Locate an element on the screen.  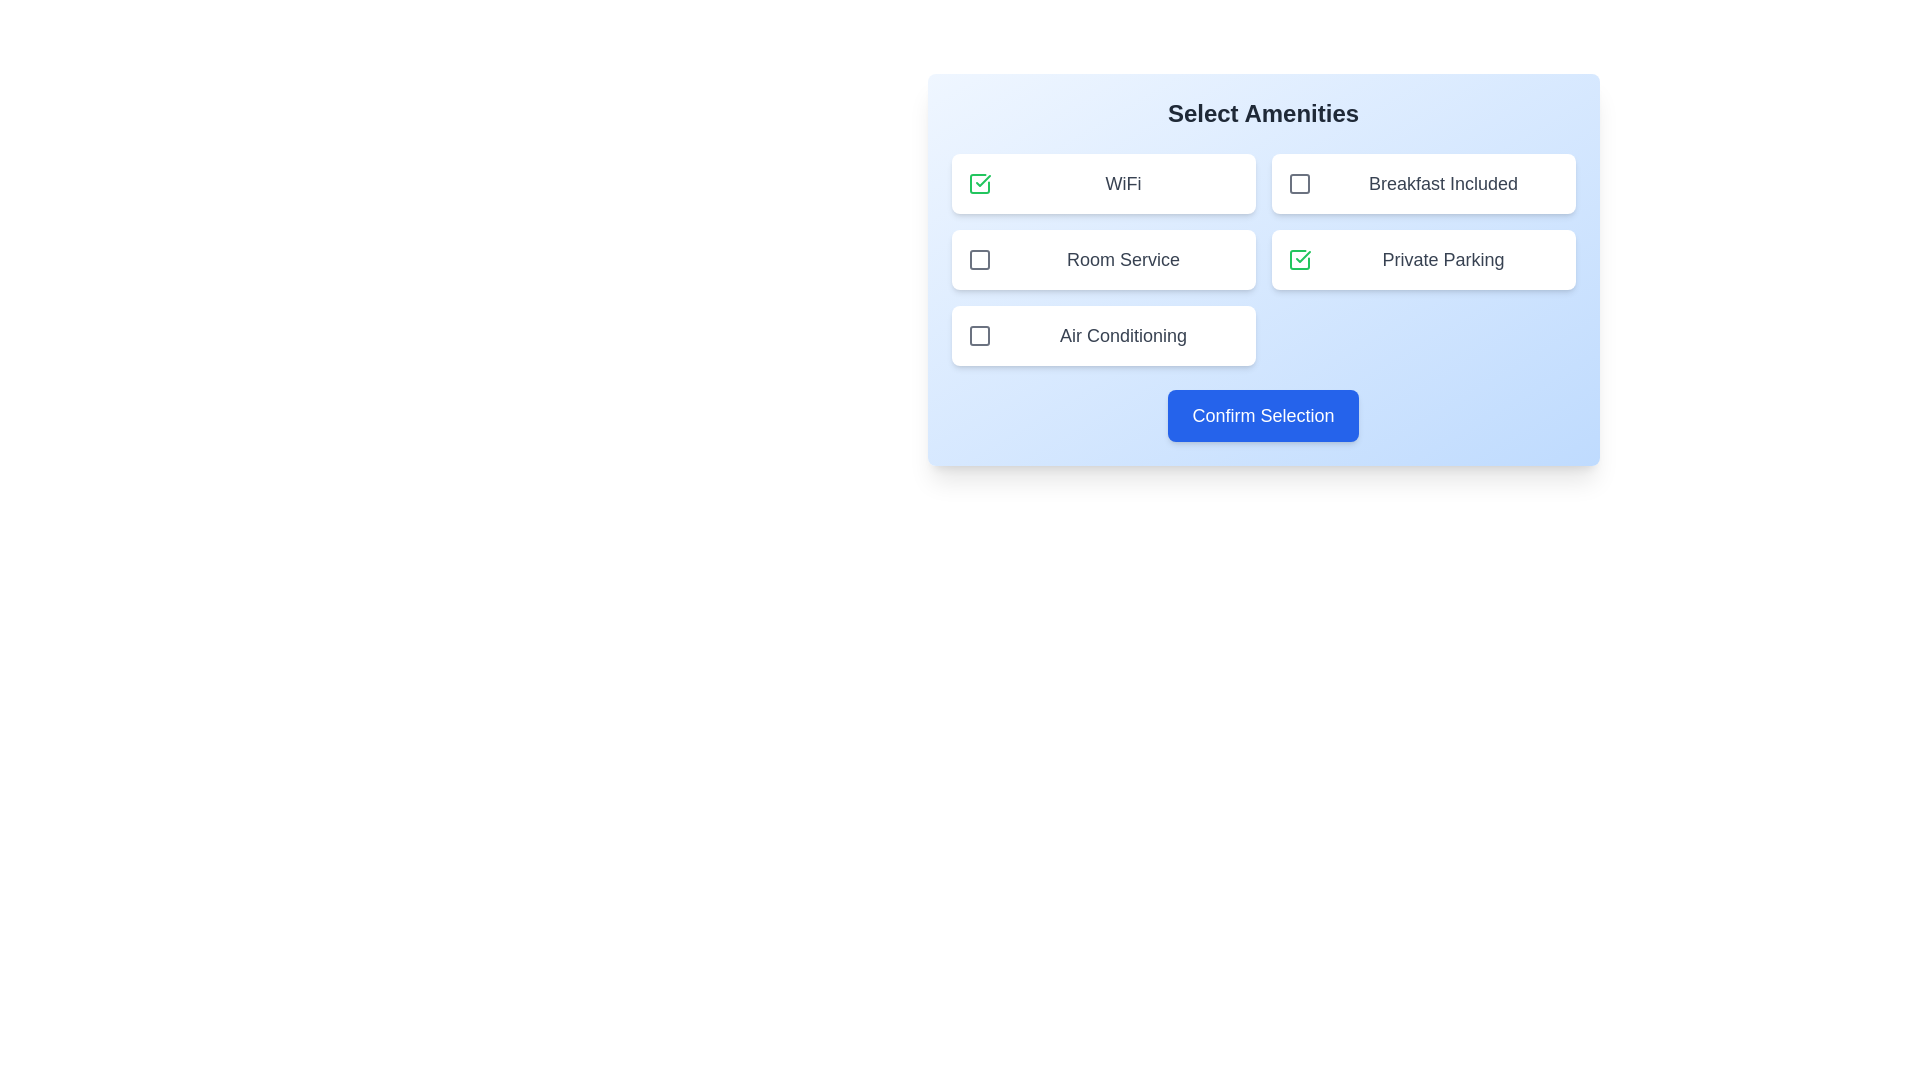
the checkbox for 'Breakfast Included' is located at coordinates (1299, 184).